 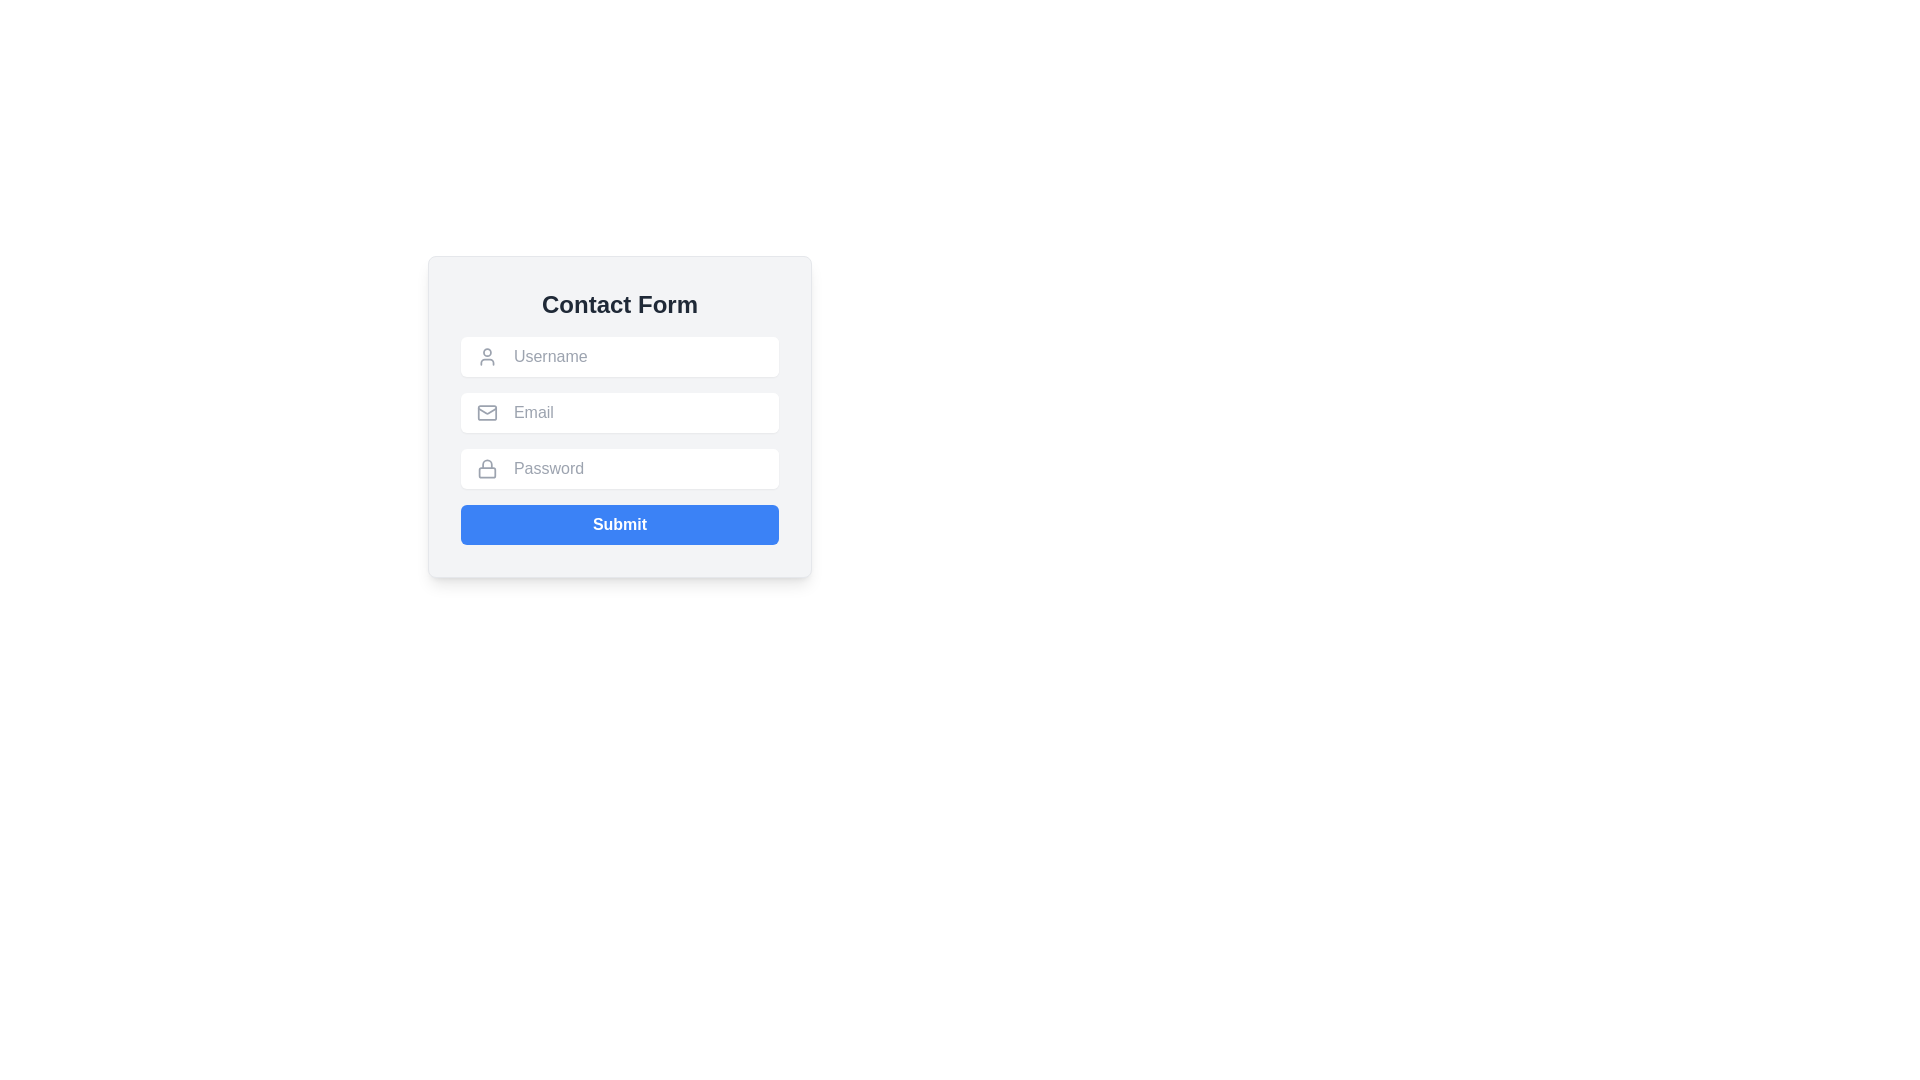 I want to click on the email input field icon located inside the 'Contact Form', positioned to the left of the email input text area, so click(x=487, y=411).